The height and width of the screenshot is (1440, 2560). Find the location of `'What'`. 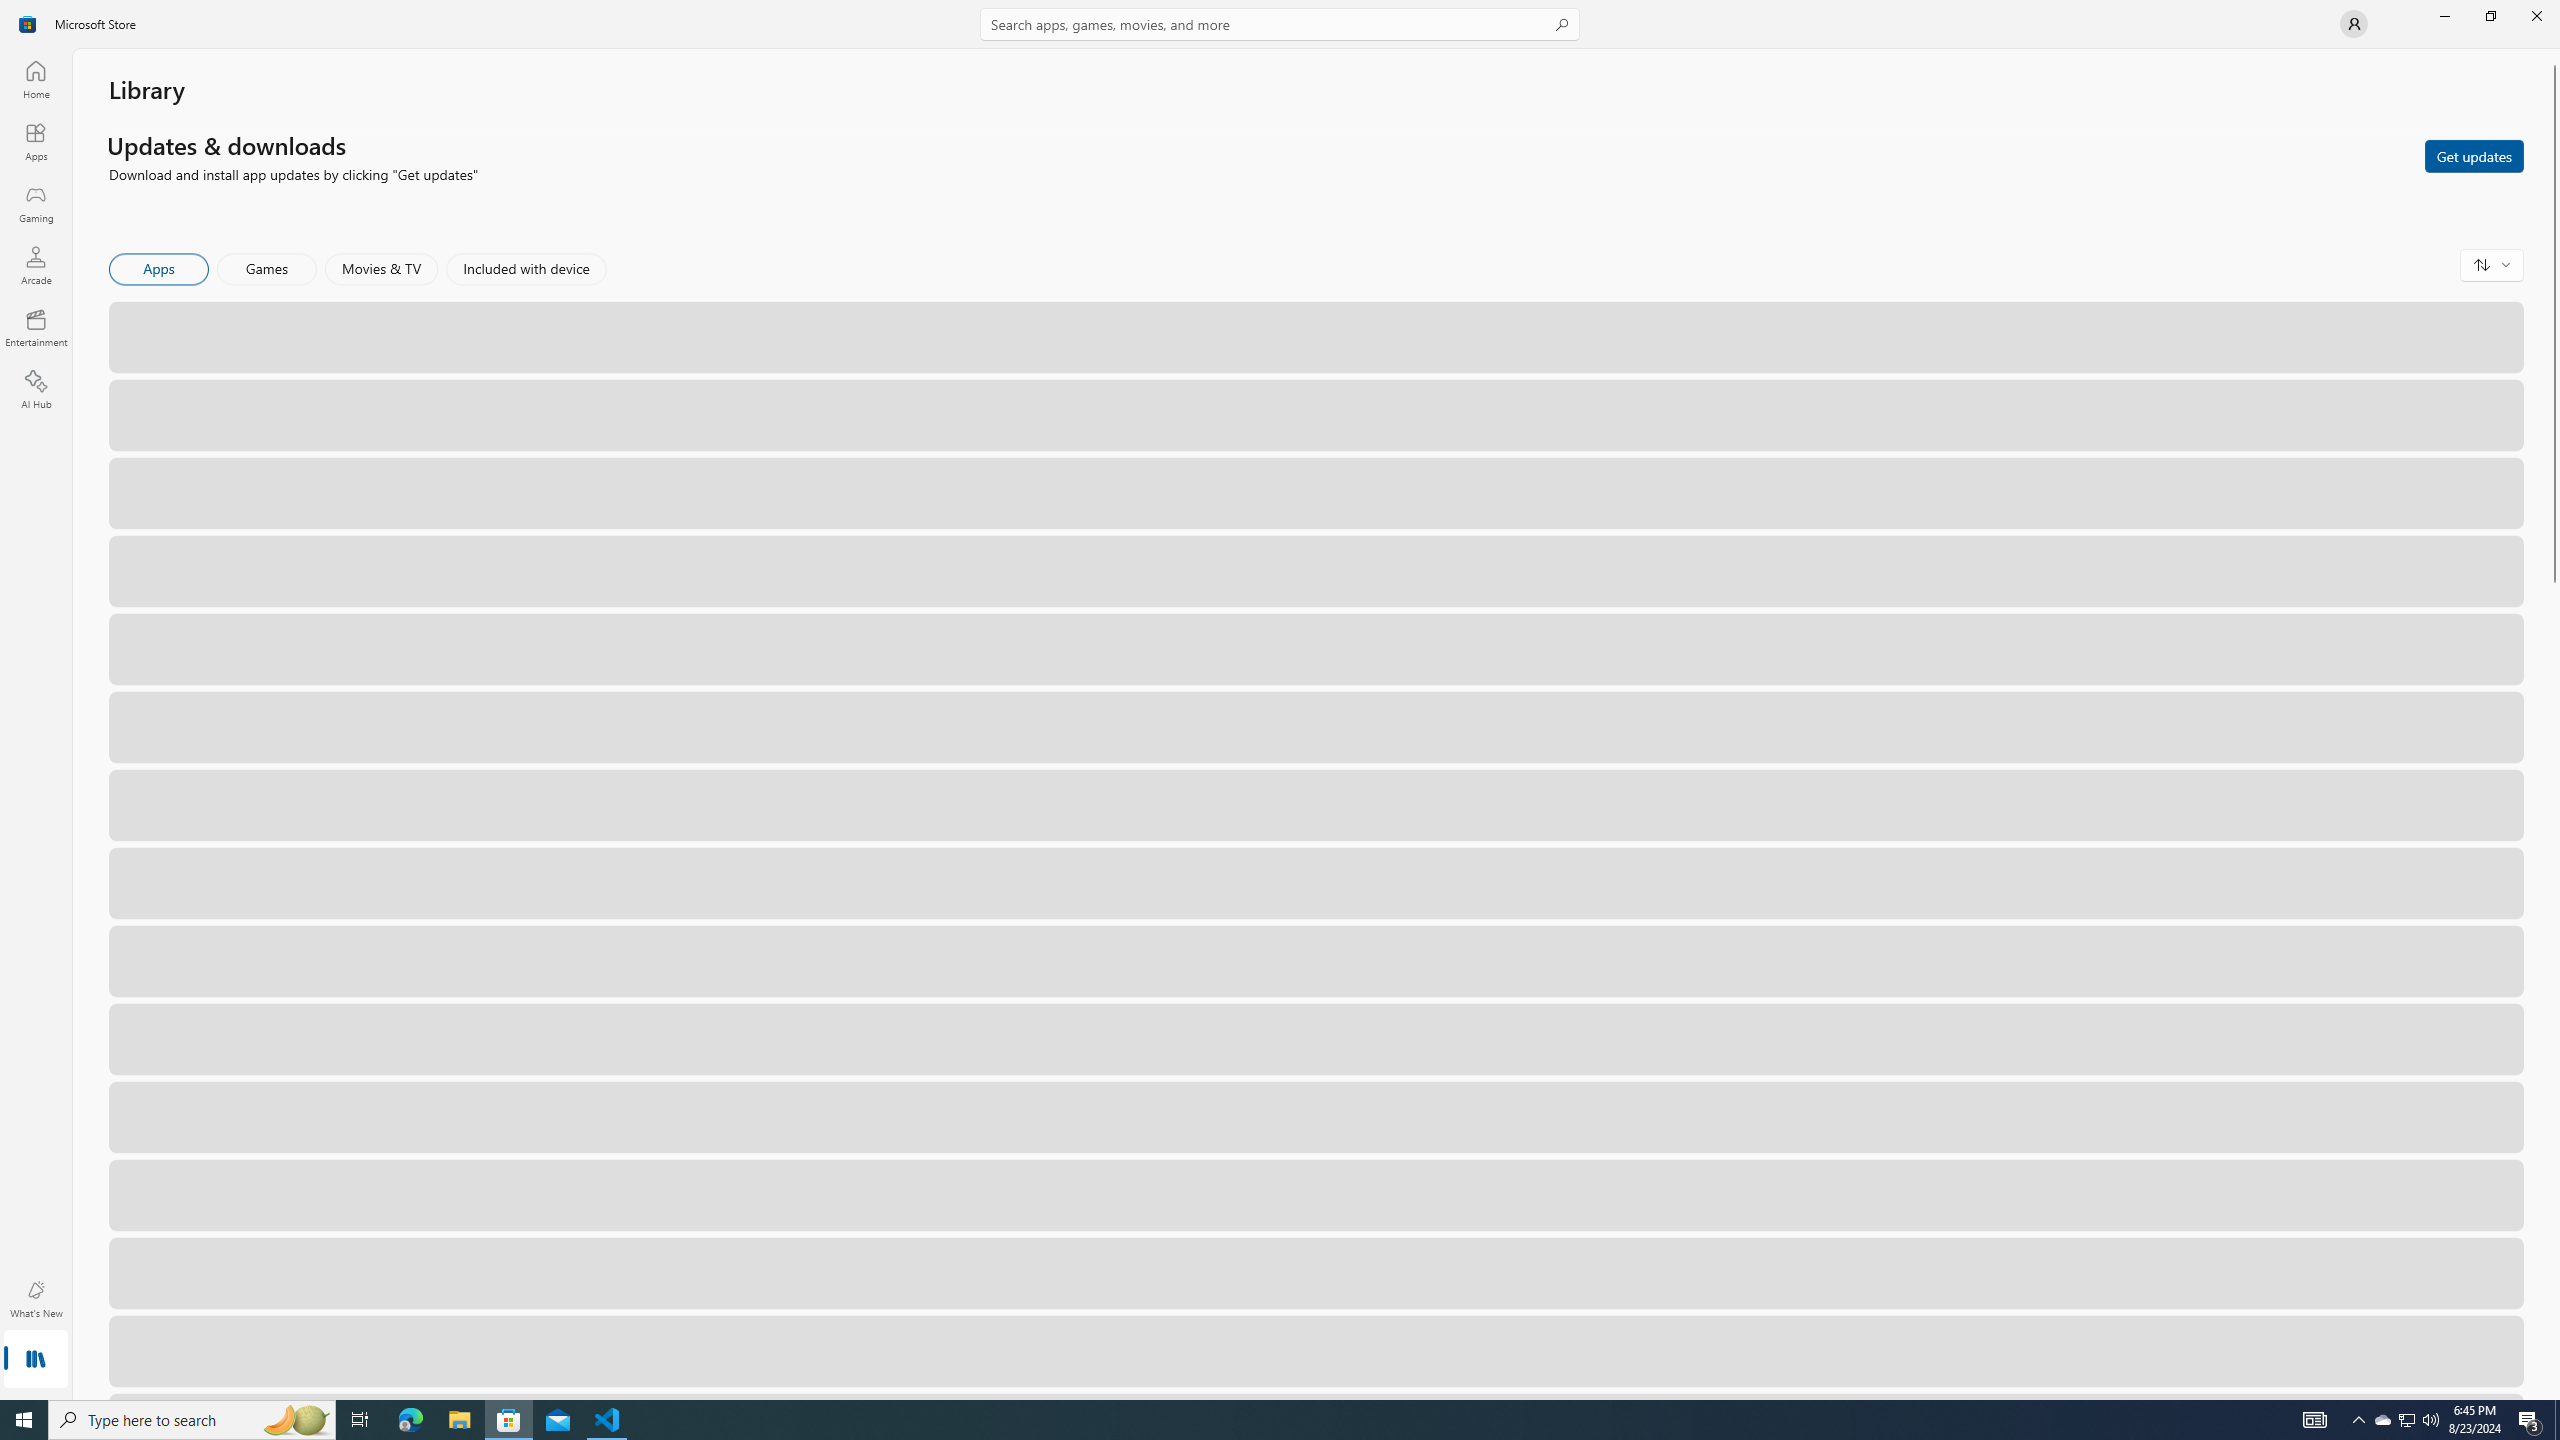

'What' is located at coordinates (34, 1298).